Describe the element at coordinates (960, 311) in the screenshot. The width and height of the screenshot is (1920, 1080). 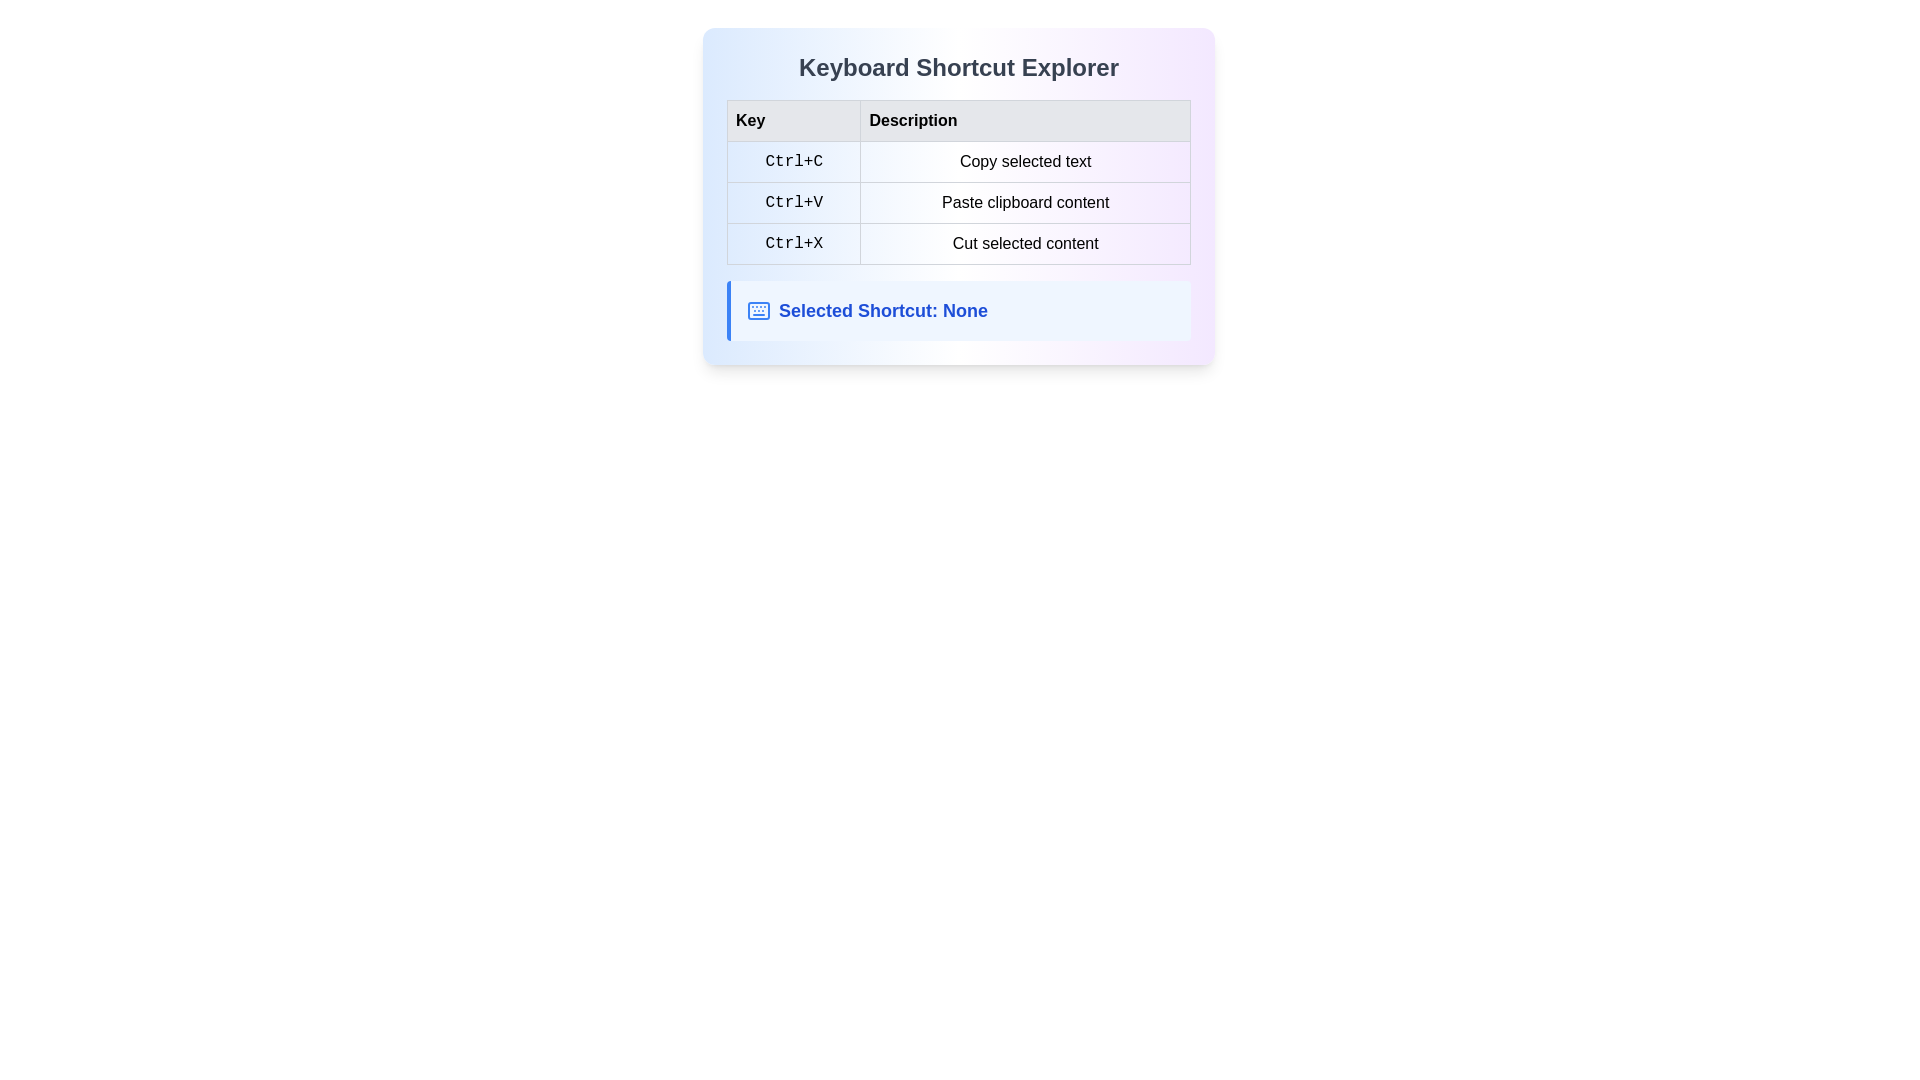
I see `the informational label indicating the currently selected shortcut key, which is set to 'None', located below the 'Keyboard Shortcut Explorer' table` at that location.